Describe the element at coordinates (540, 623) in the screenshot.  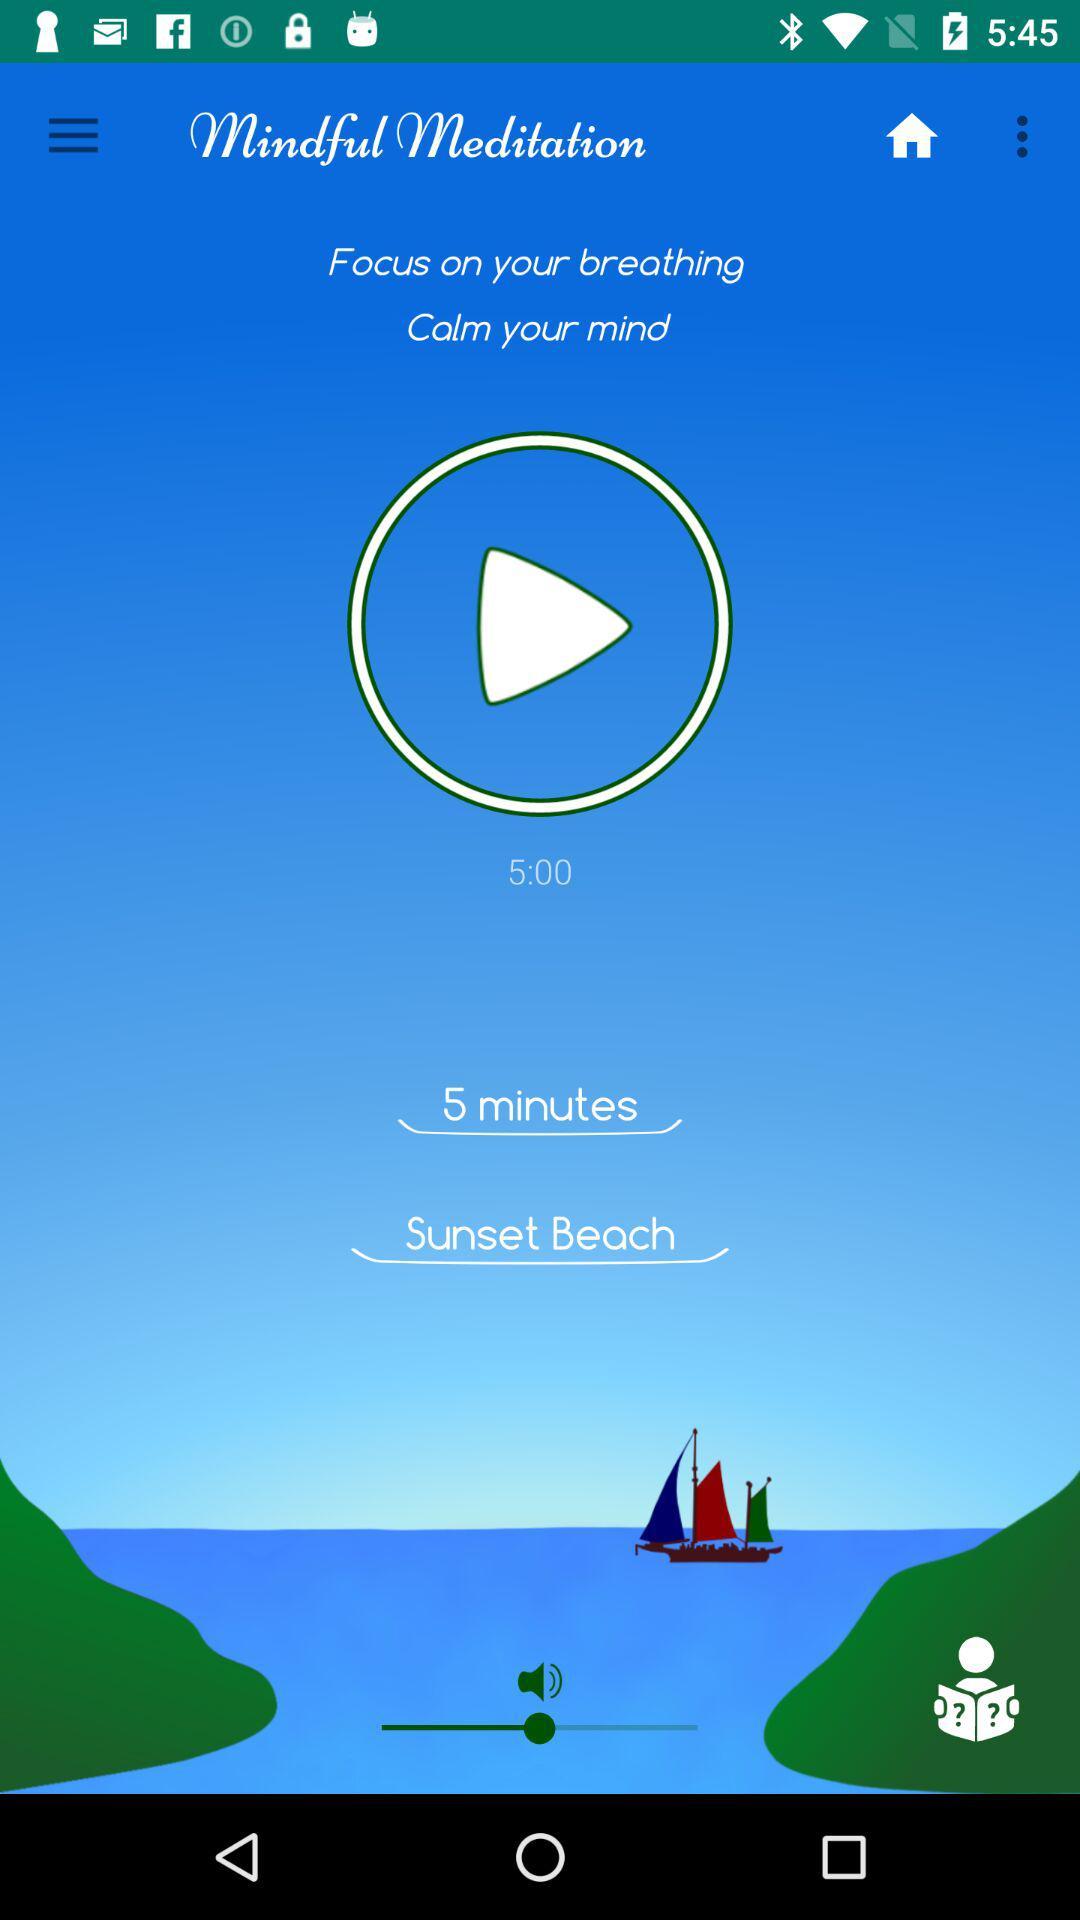
I see `item below the focus on your icon` at that location.